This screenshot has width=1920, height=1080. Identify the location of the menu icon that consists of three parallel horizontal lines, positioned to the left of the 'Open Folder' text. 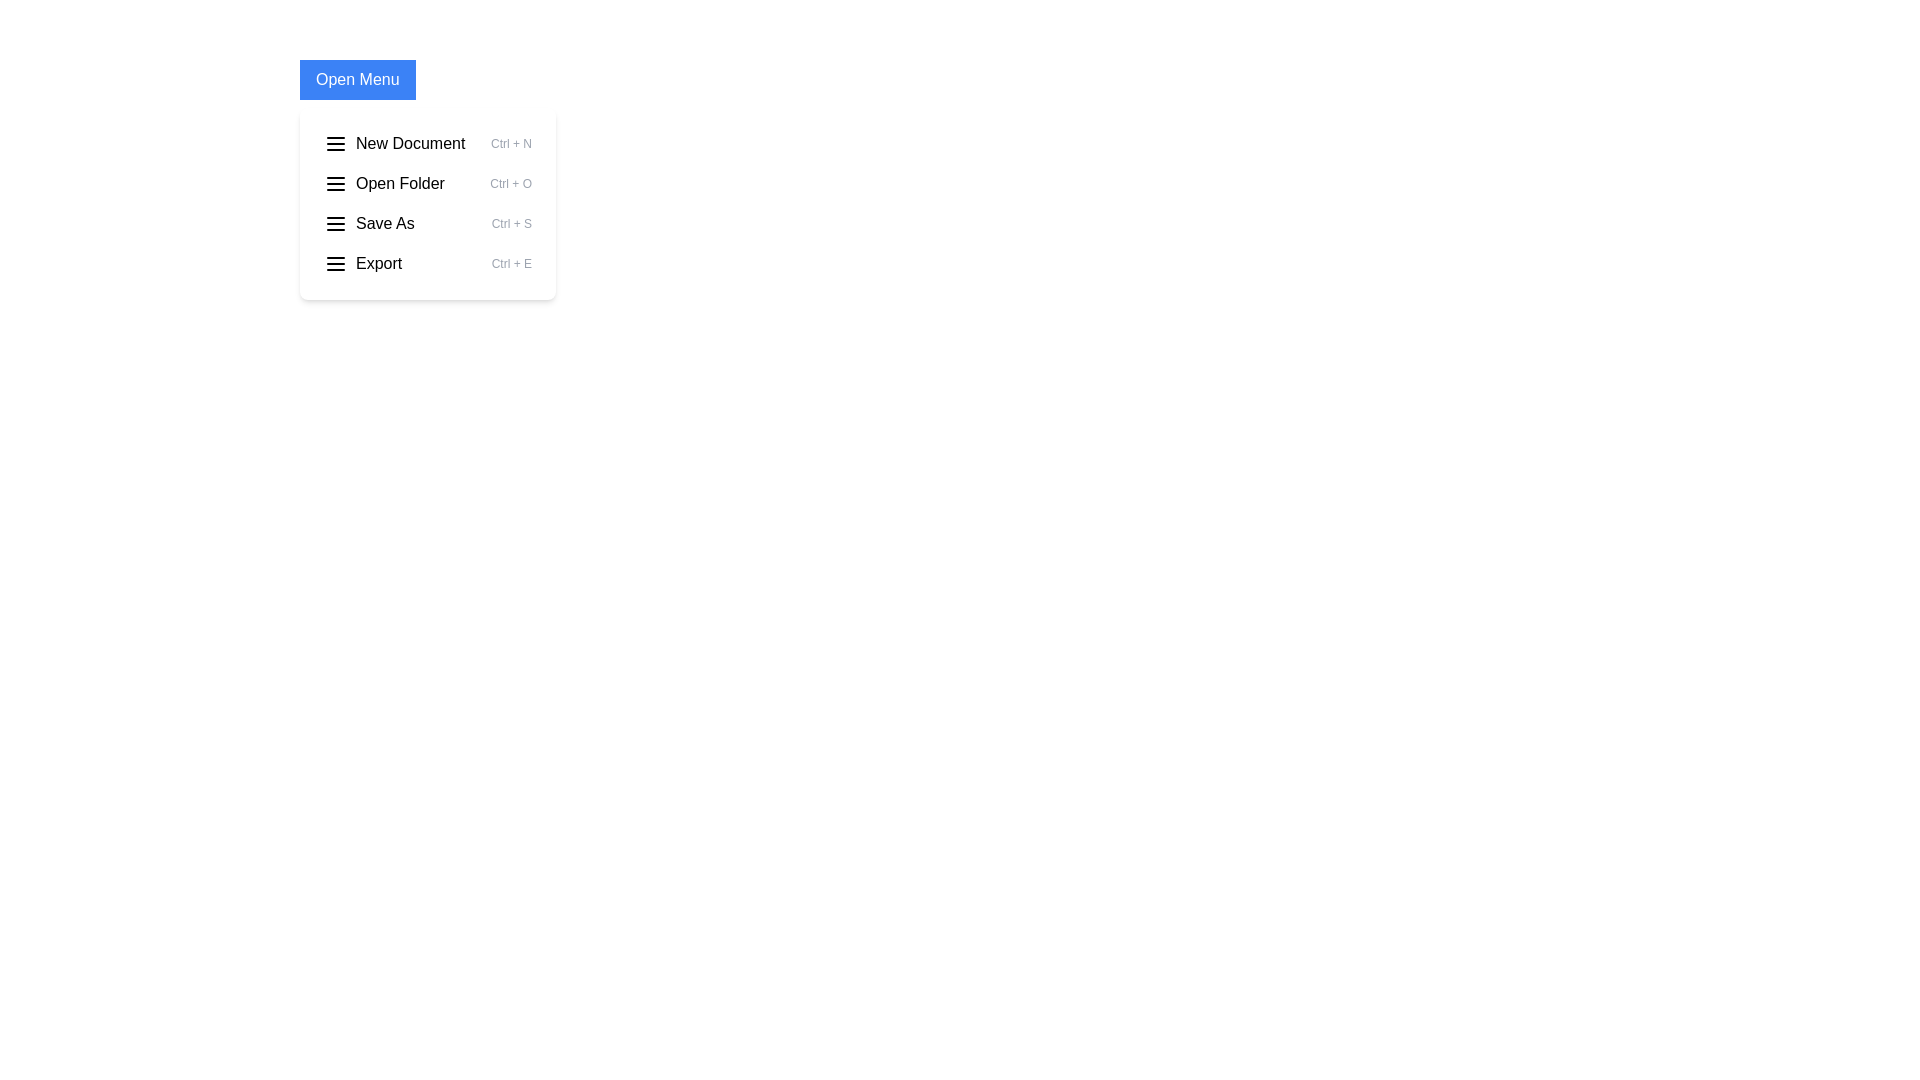
(336, 184).